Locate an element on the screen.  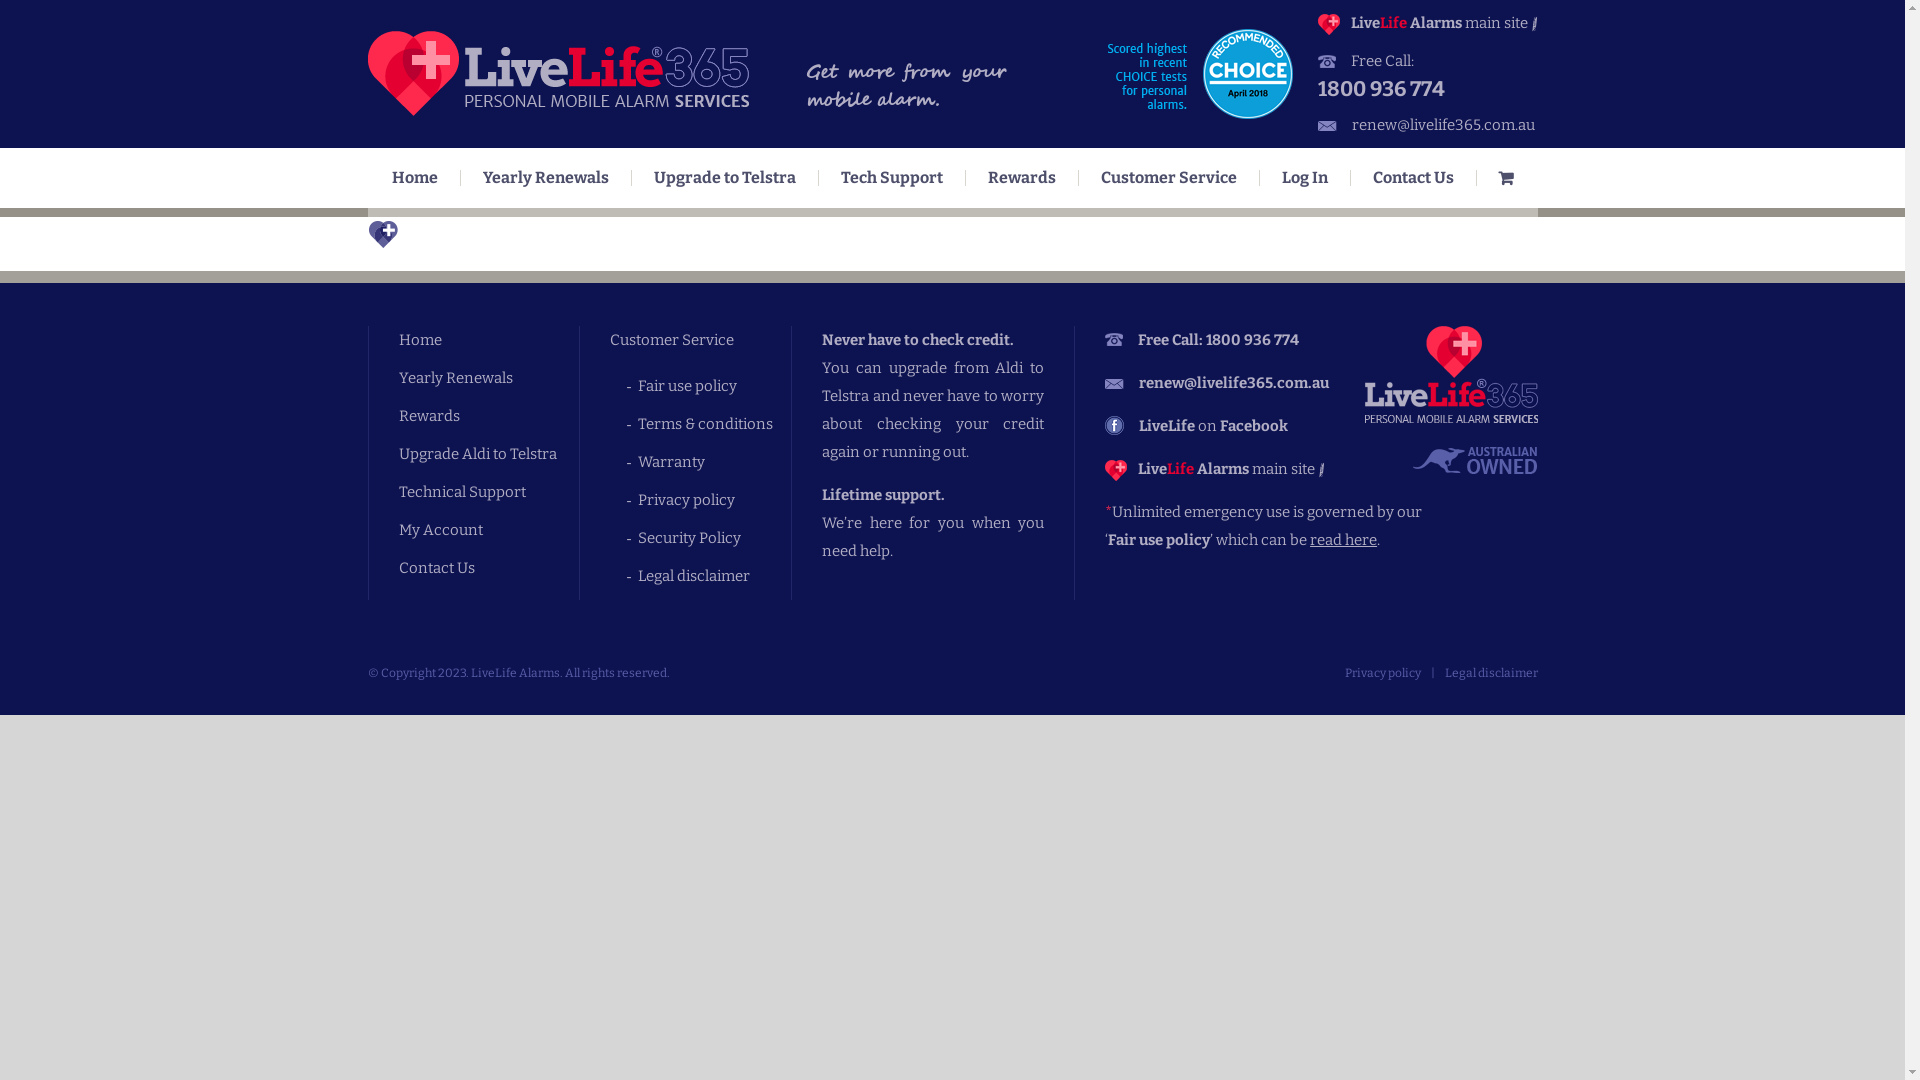
'Warranty' is located at coordinates (714, 462).